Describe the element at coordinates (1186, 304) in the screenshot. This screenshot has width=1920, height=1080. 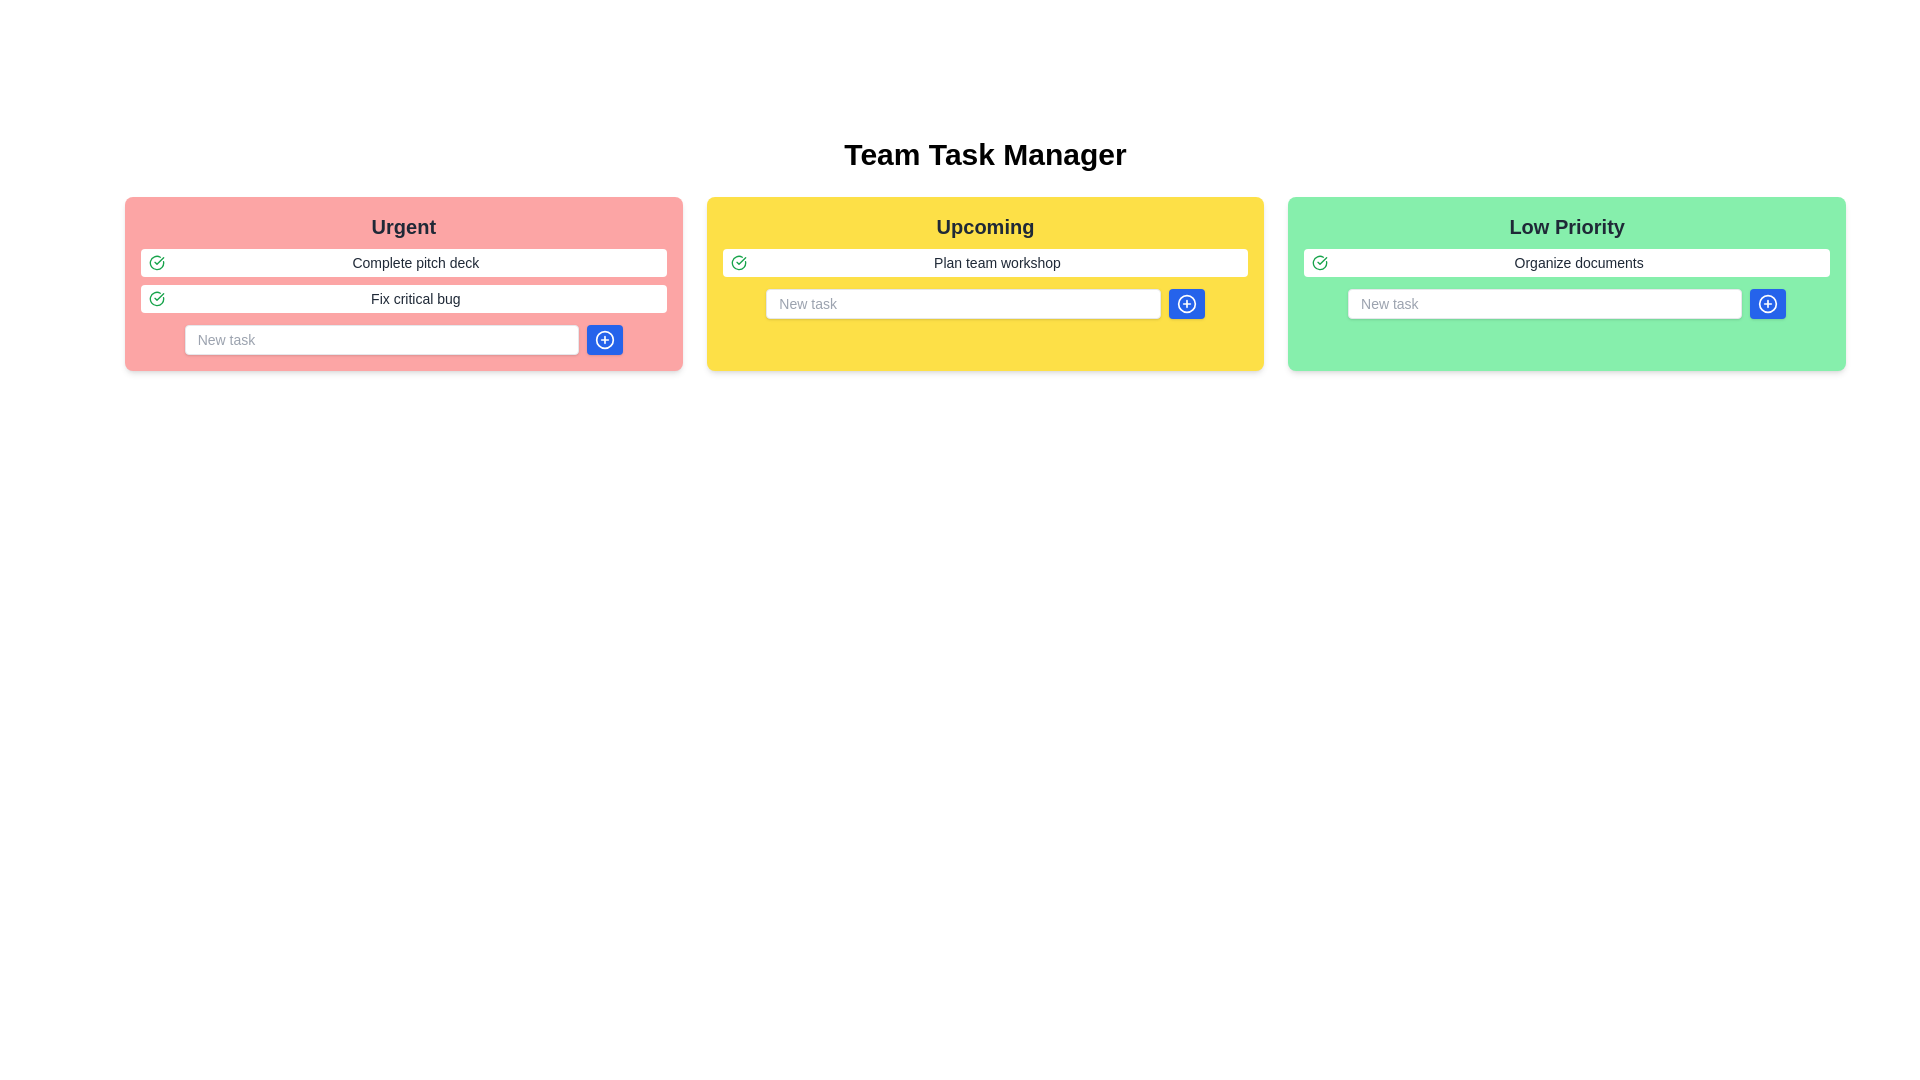
I see `the circular icon with a plus sign inside, styled in blue, located in the yellow 'Upcoming' section` at that location.